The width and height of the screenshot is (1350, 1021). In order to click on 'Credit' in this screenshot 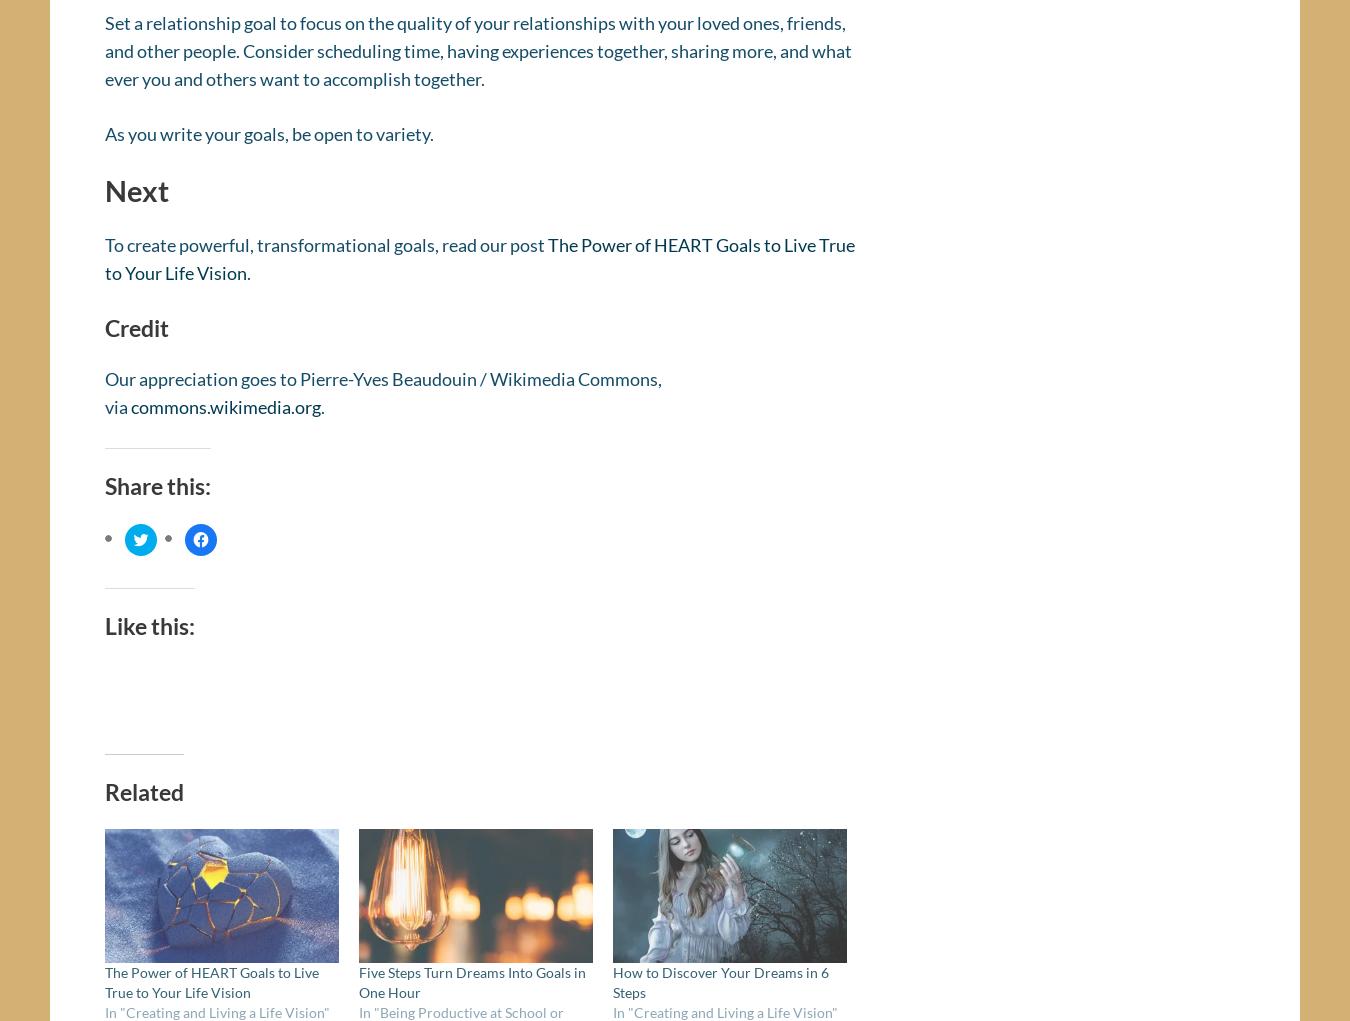, I will do `click(137, 332)`.